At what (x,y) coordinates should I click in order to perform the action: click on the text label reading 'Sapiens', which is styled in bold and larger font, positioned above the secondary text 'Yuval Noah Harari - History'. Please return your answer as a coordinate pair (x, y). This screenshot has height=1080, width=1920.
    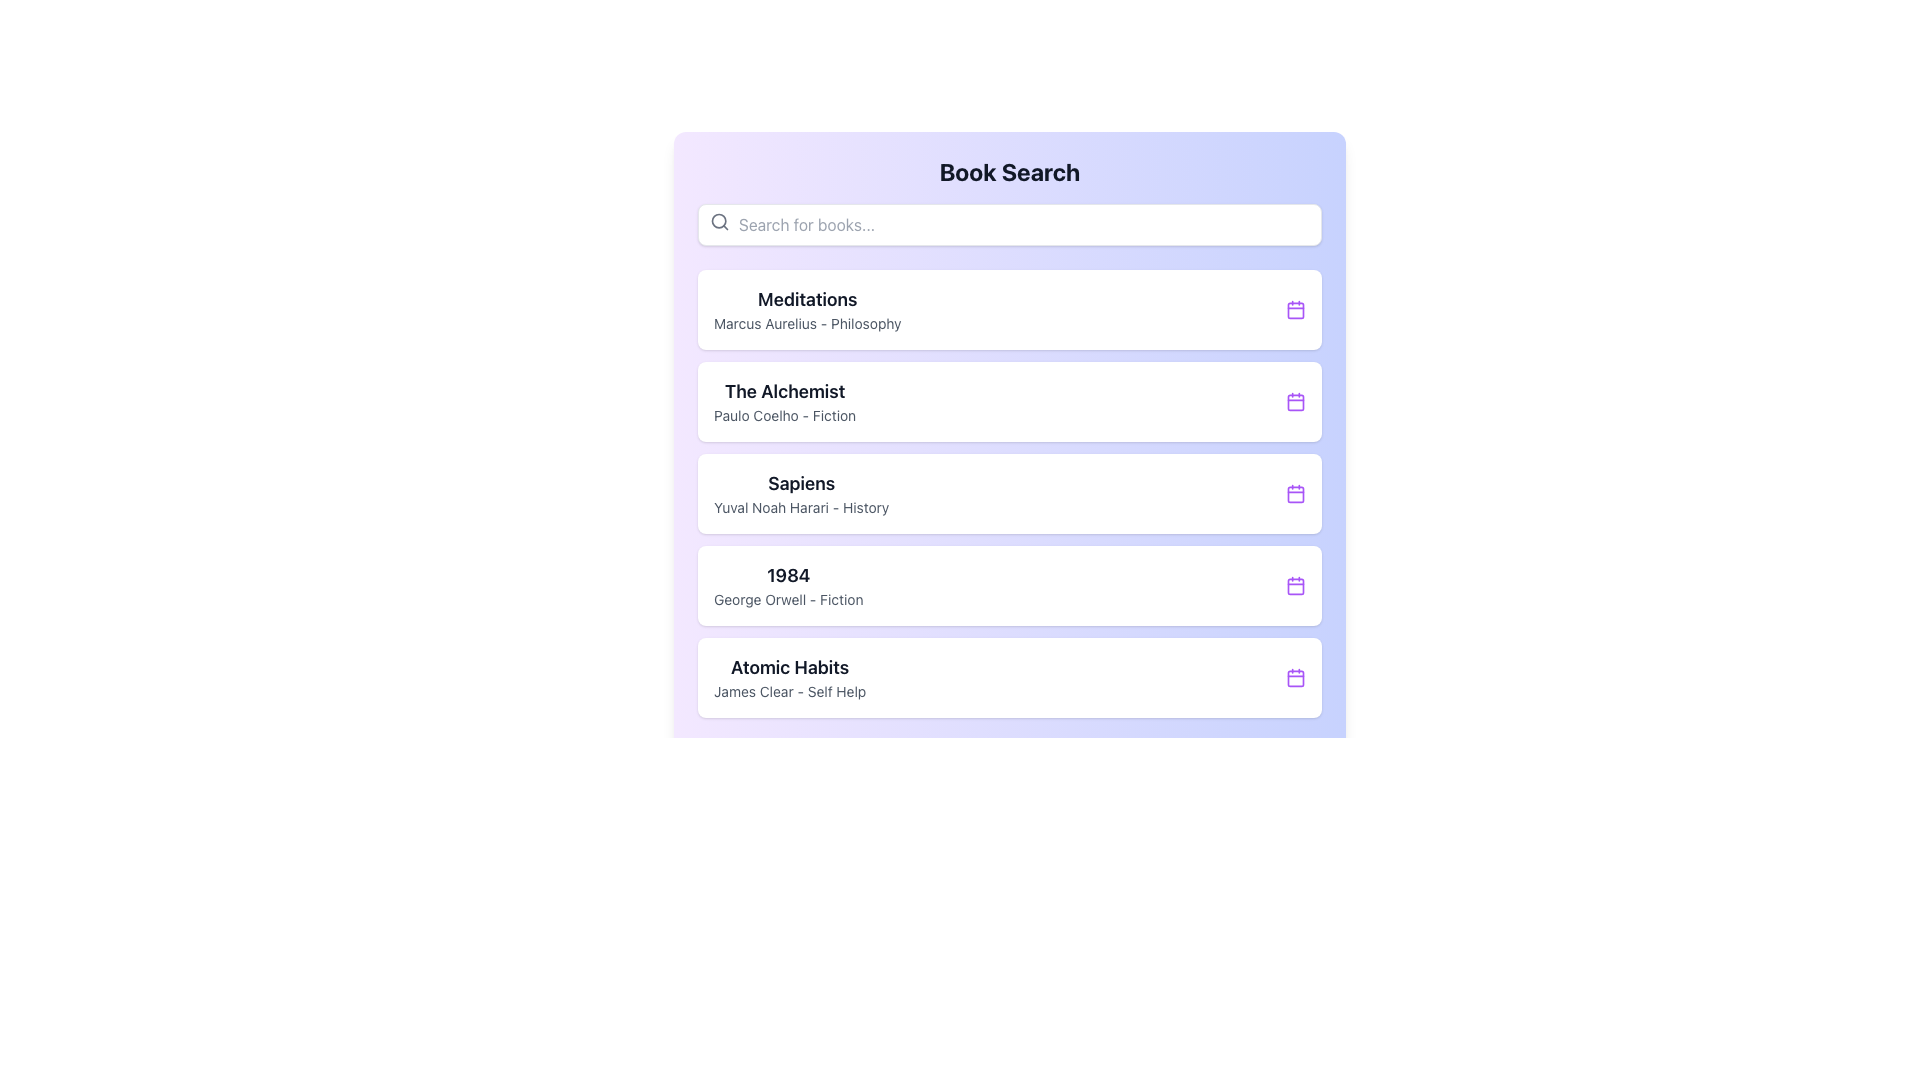
    Looking at the image, I should click on (801, 483).